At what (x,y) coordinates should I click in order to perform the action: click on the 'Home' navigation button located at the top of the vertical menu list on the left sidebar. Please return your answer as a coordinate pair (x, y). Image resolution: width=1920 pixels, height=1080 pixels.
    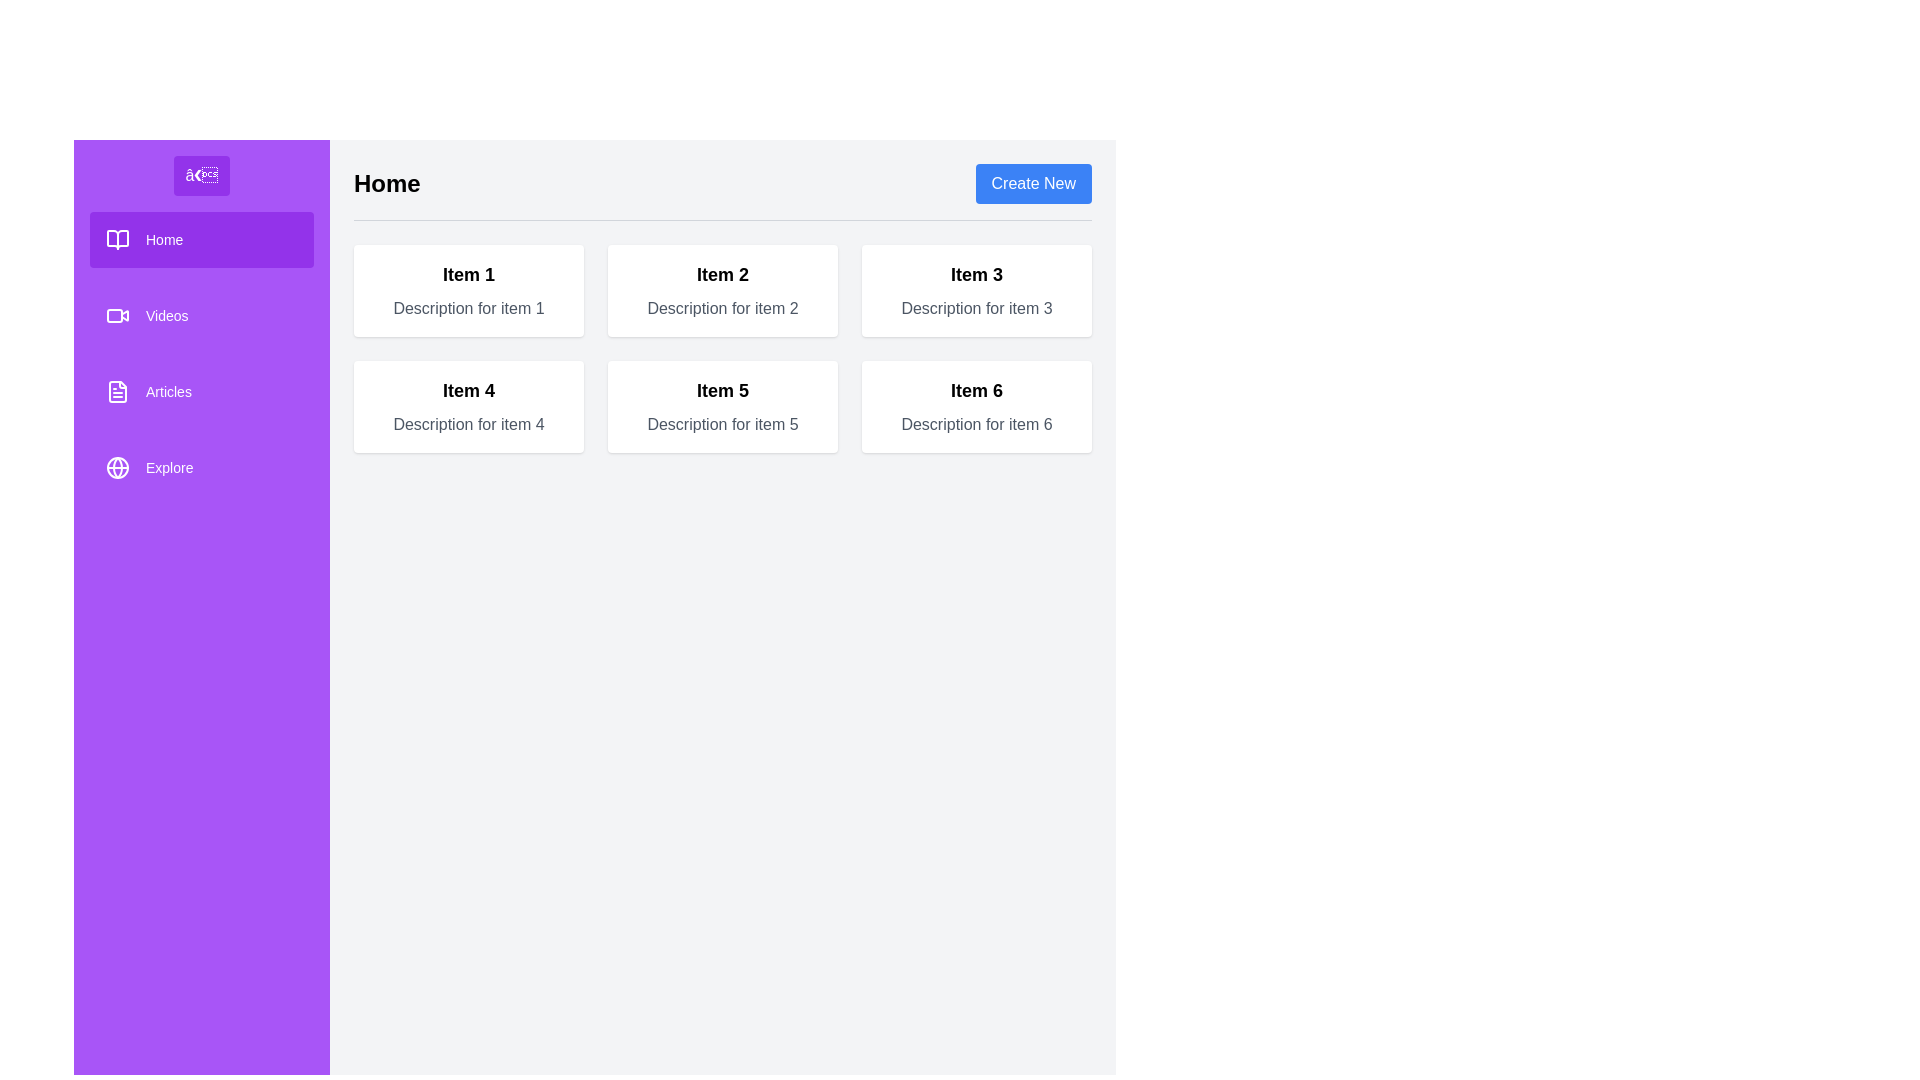
    Looking at the image, I should click on (201, 238).